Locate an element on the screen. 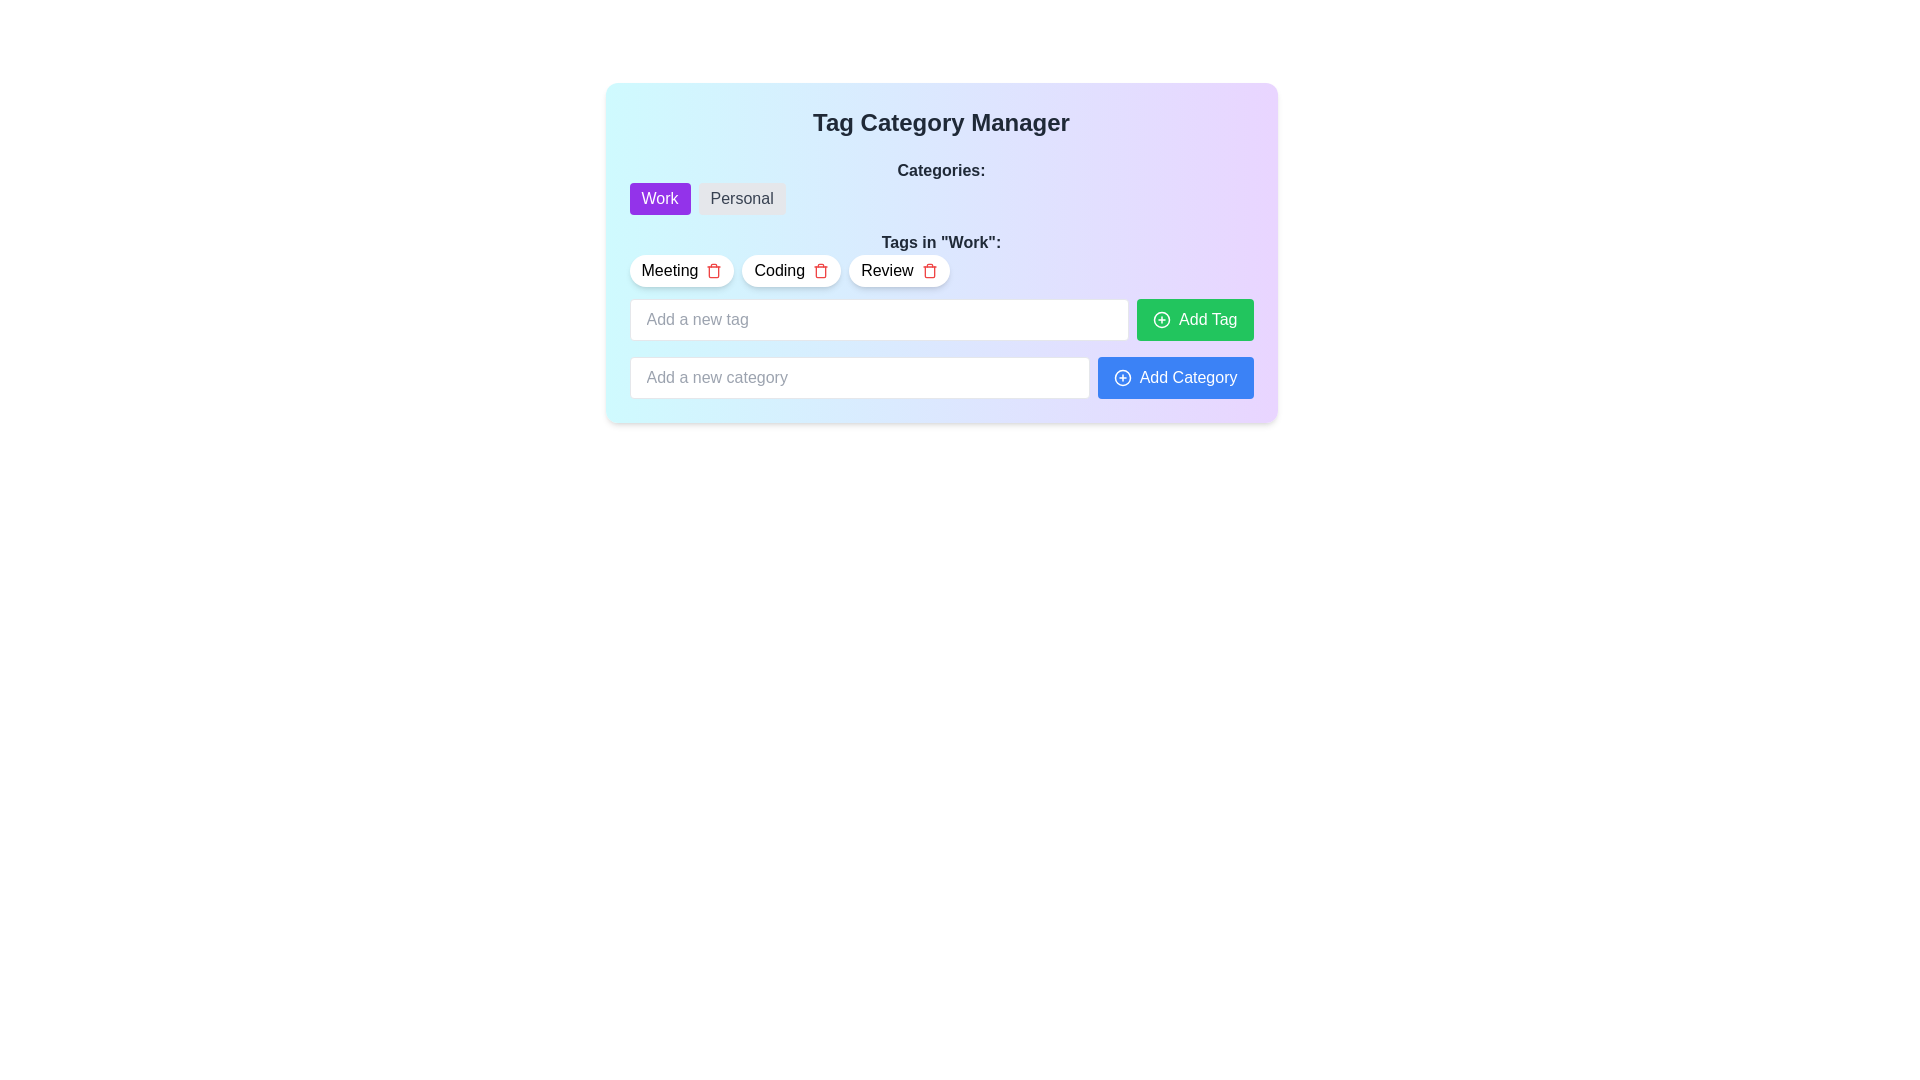  the Interactive trash icon button located to the right of the 'Meeting' text is located at coordinates (714, 270).